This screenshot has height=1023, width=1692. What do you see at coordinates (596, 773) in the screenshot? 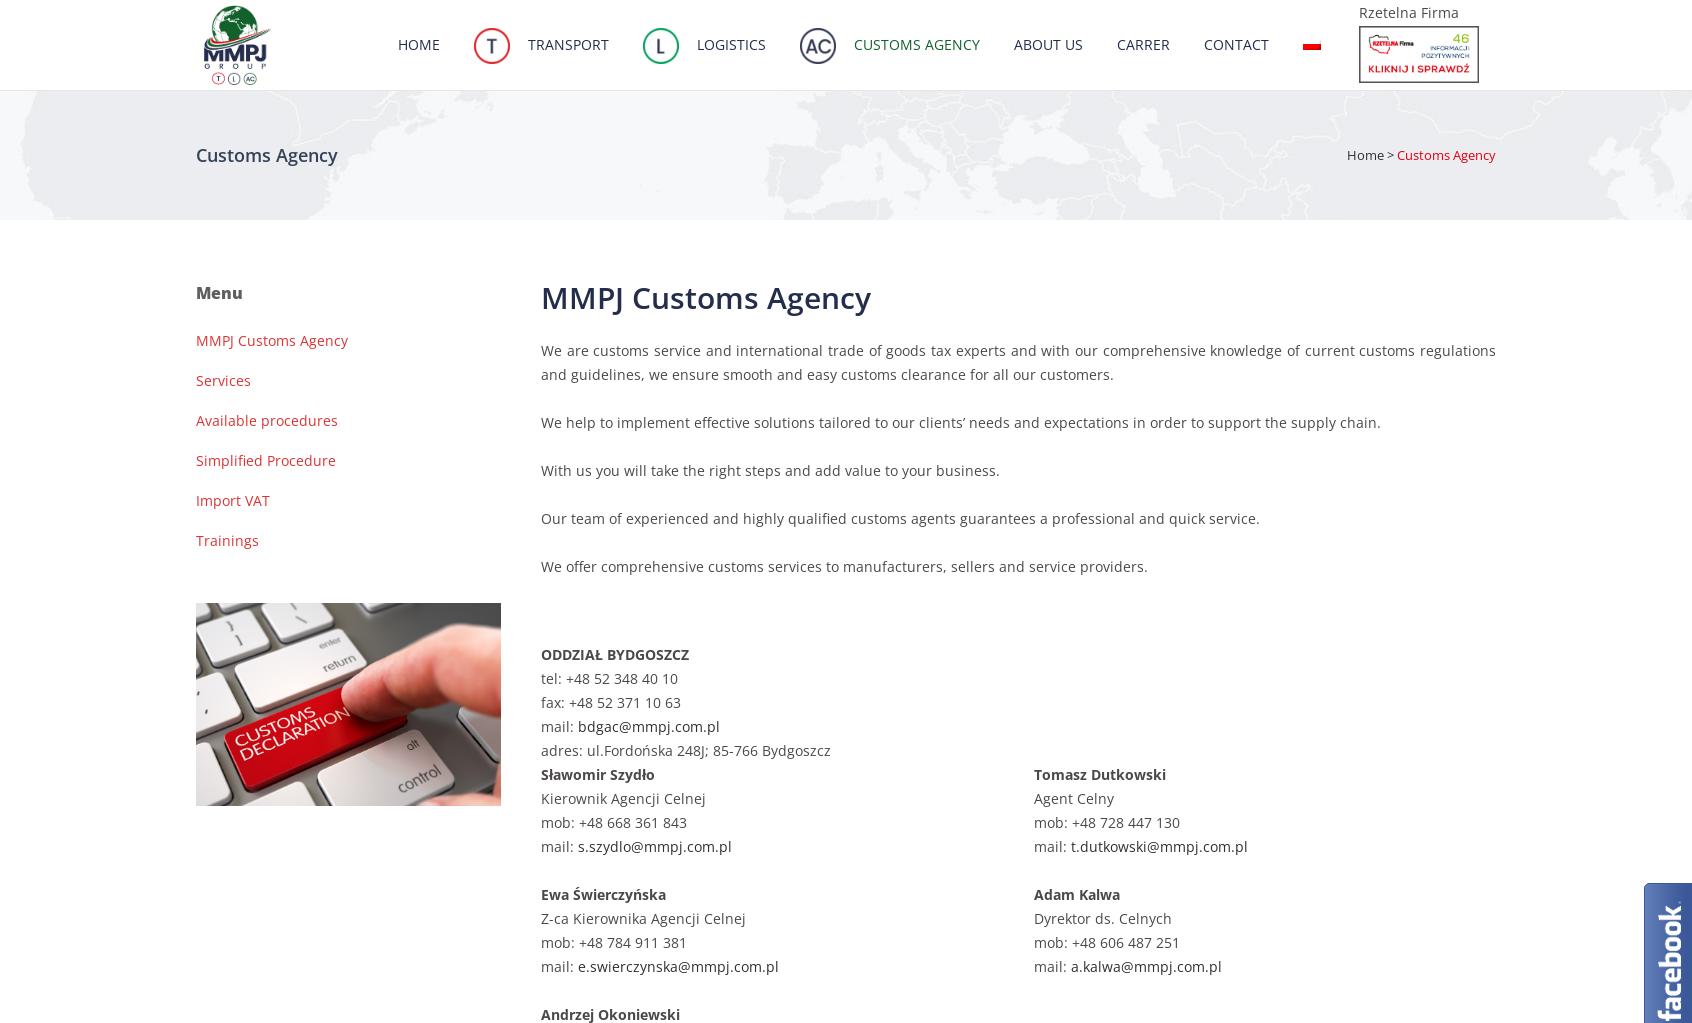
I see `'Sławomir Szydło'` at bounding box center [596, 773].